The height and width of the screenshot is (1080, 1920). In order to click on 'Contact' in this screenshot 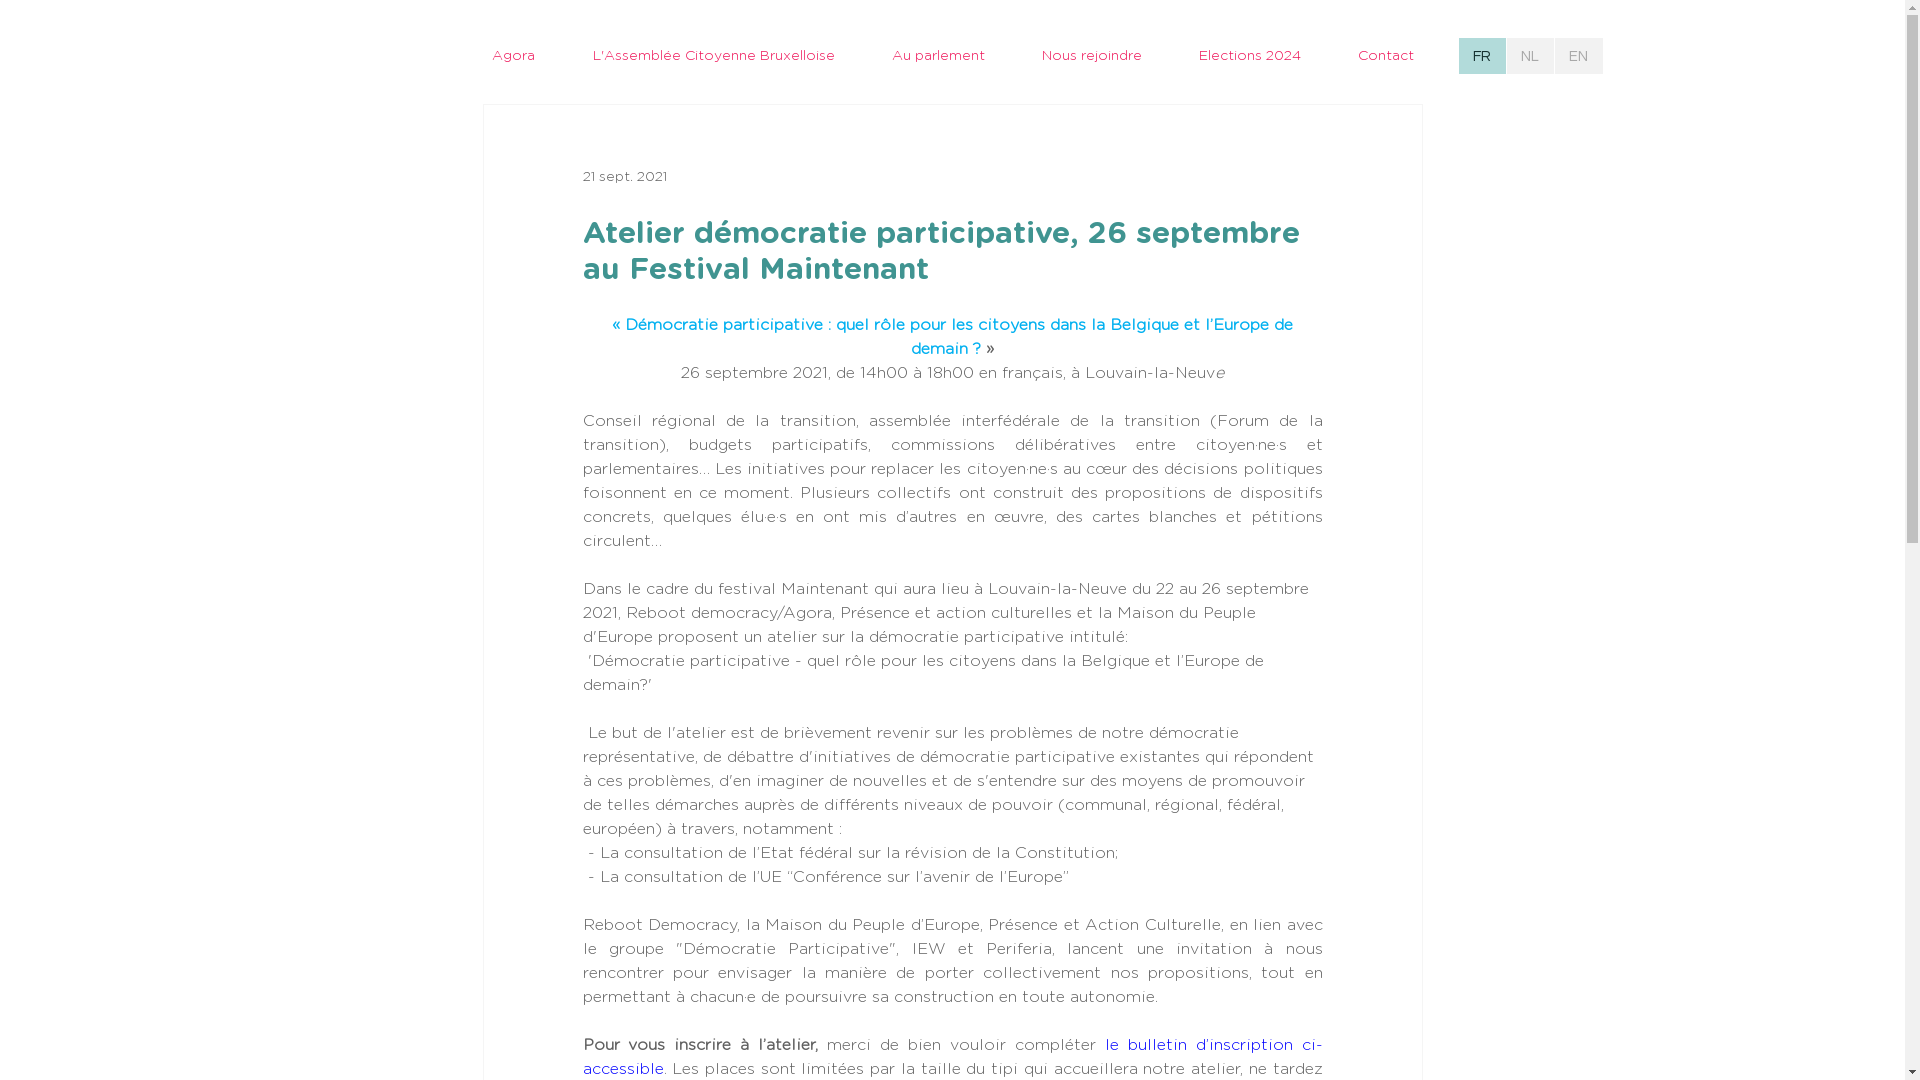, I will do `click(1329, 55)`.